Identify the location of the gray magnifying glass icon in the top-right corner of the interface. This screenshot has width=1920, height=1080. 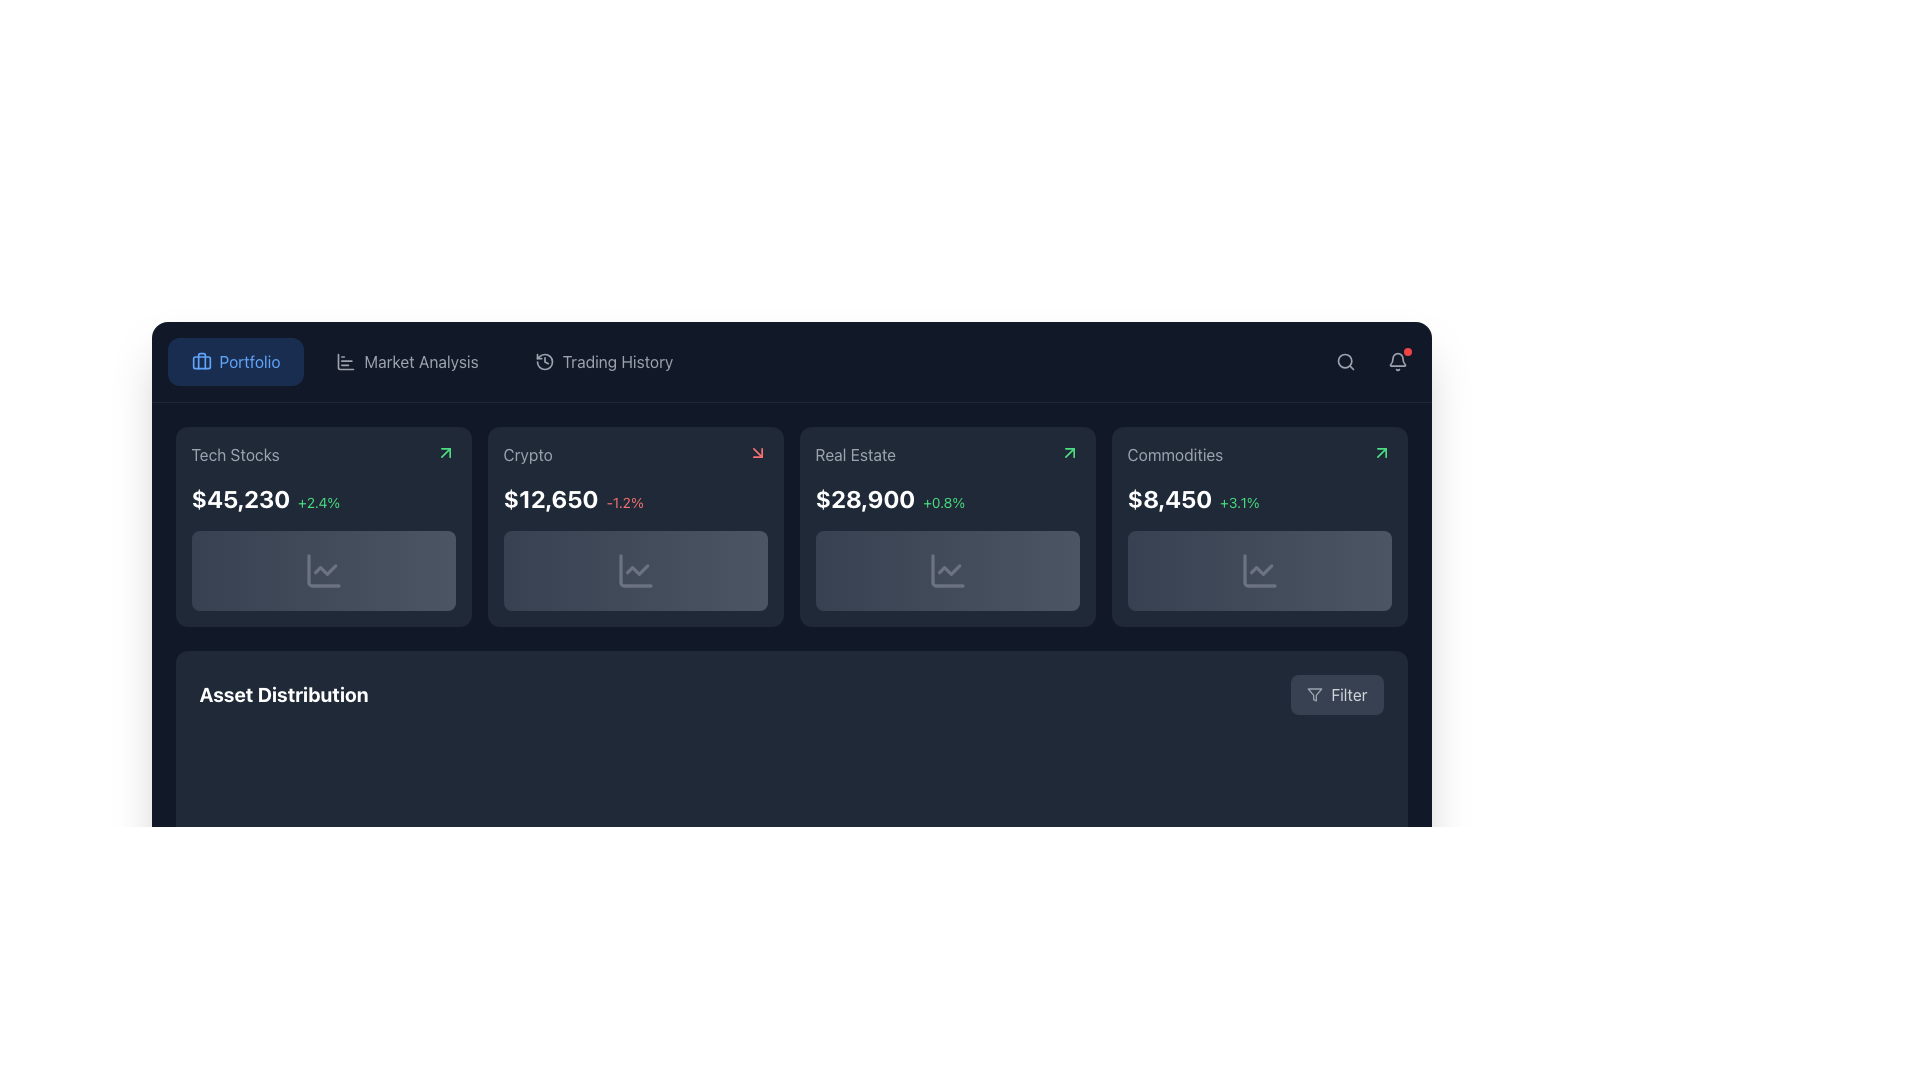
(1345, 362).